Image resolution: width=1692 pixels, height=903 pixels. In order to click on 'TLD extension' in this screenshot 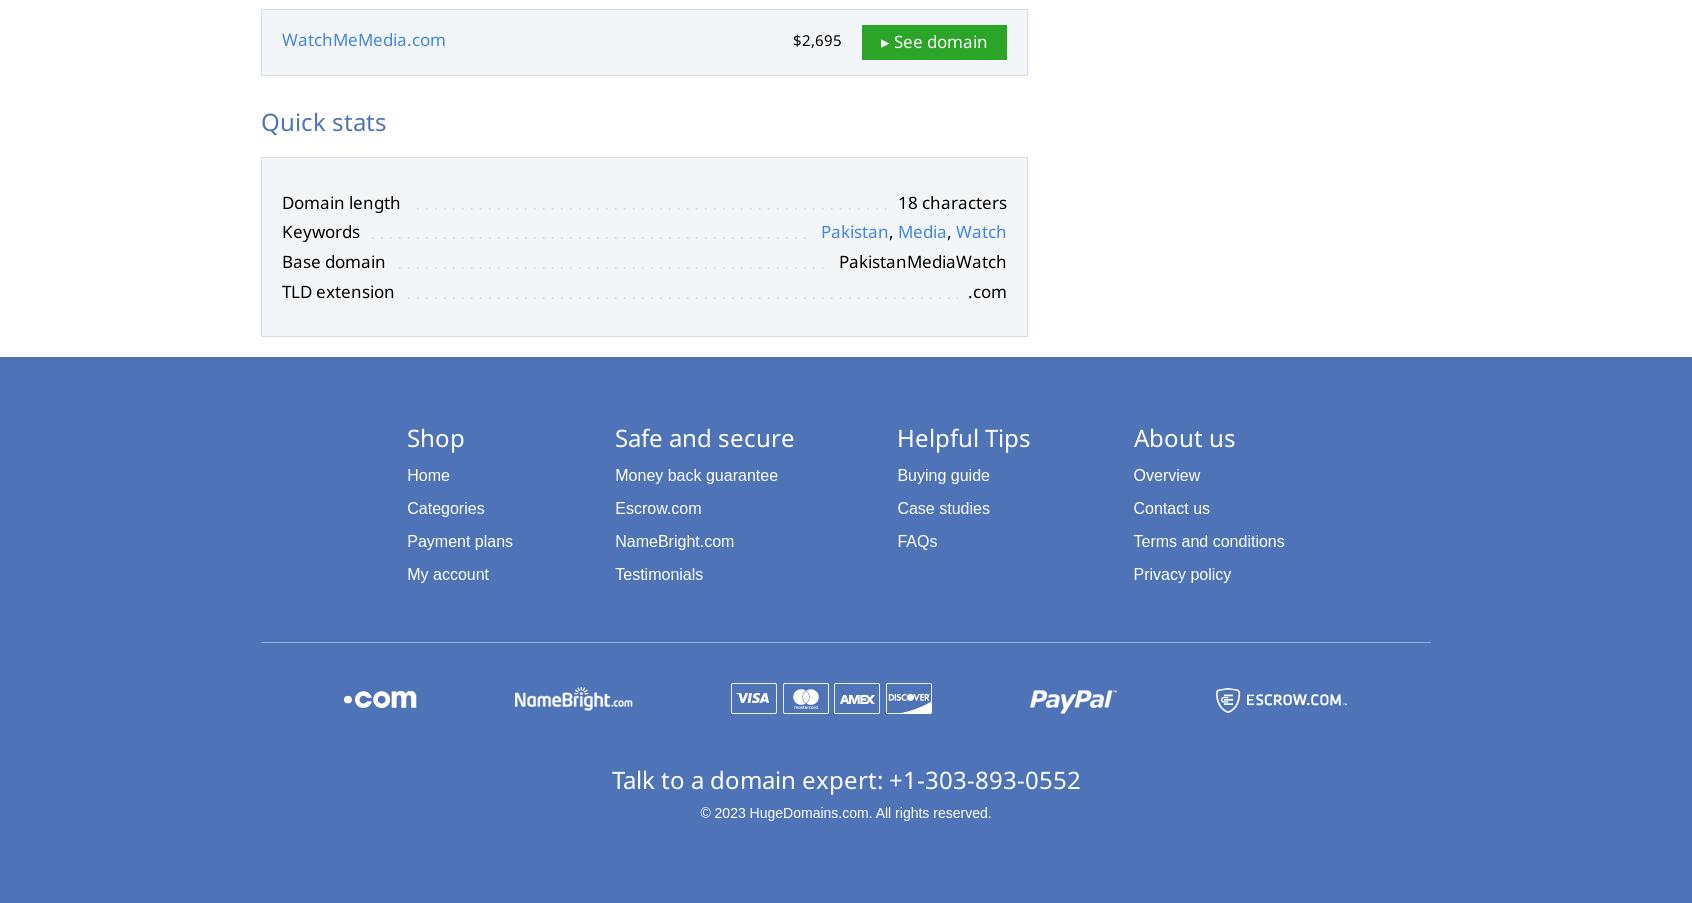, I will do `click(337, 289)`.